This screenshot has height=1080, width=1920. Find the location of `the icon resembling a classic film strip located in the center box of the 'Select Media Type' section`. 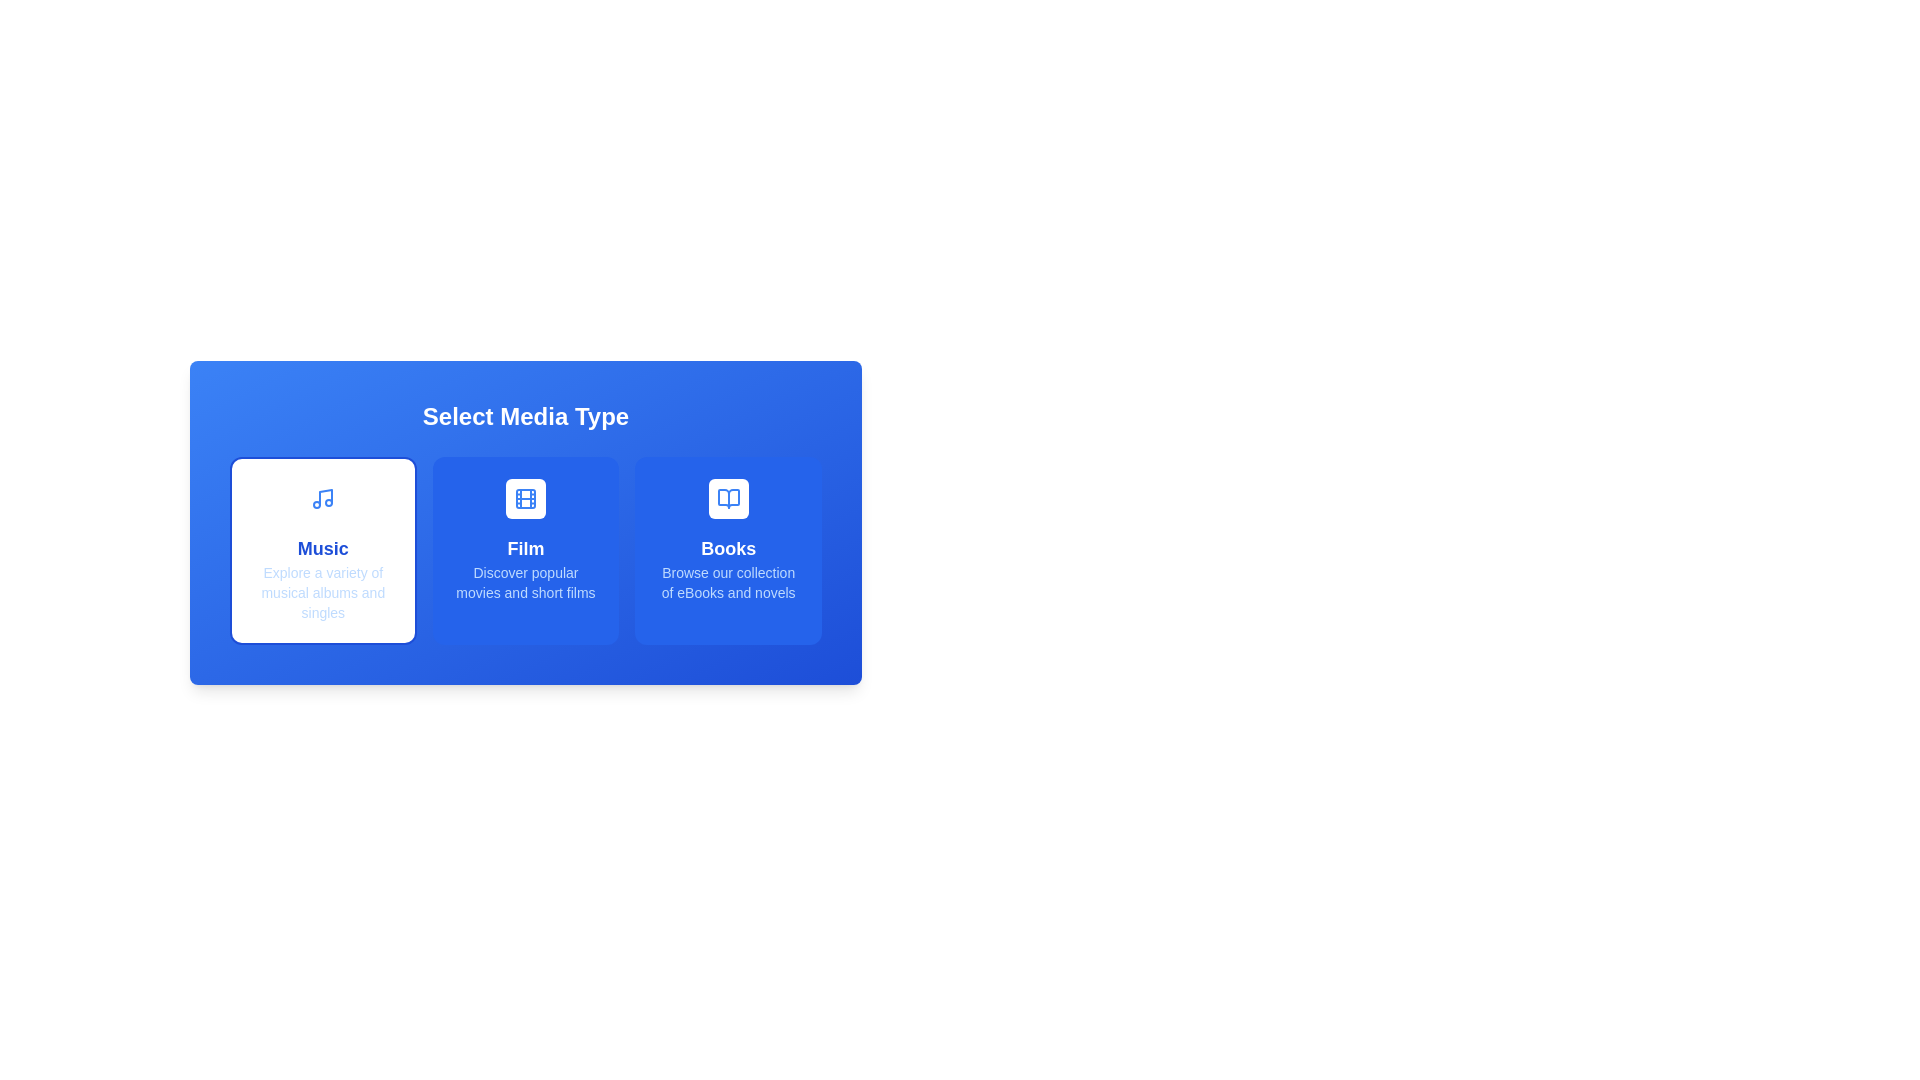

the icon resembling a classic film strip located in the center box of the 'Select Media Type' section is located at coordinates (525, 497).